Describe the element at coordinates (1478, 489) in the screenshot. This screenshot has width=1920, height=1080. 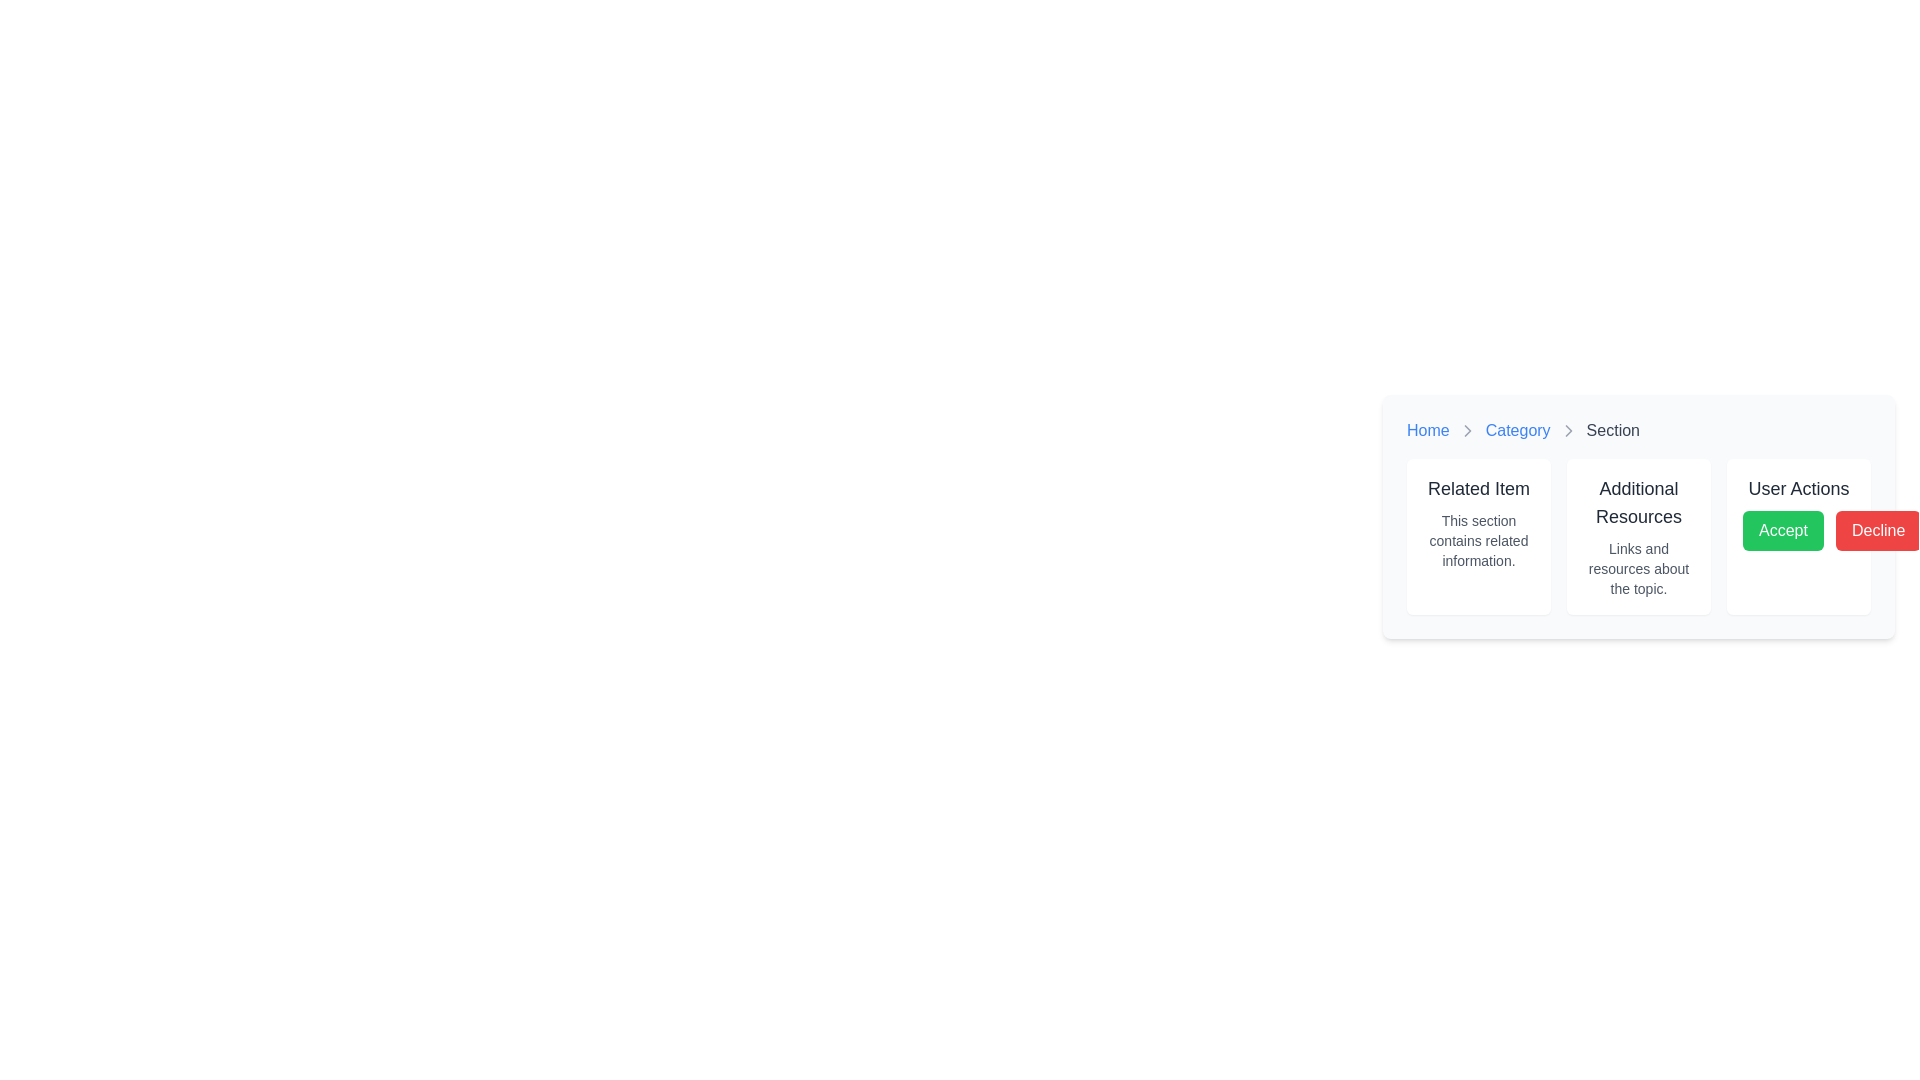
I see `the Text Label that serves as a header for related information, located in a rounded, shadowed, white card in the top-left section of the layout` at that location.